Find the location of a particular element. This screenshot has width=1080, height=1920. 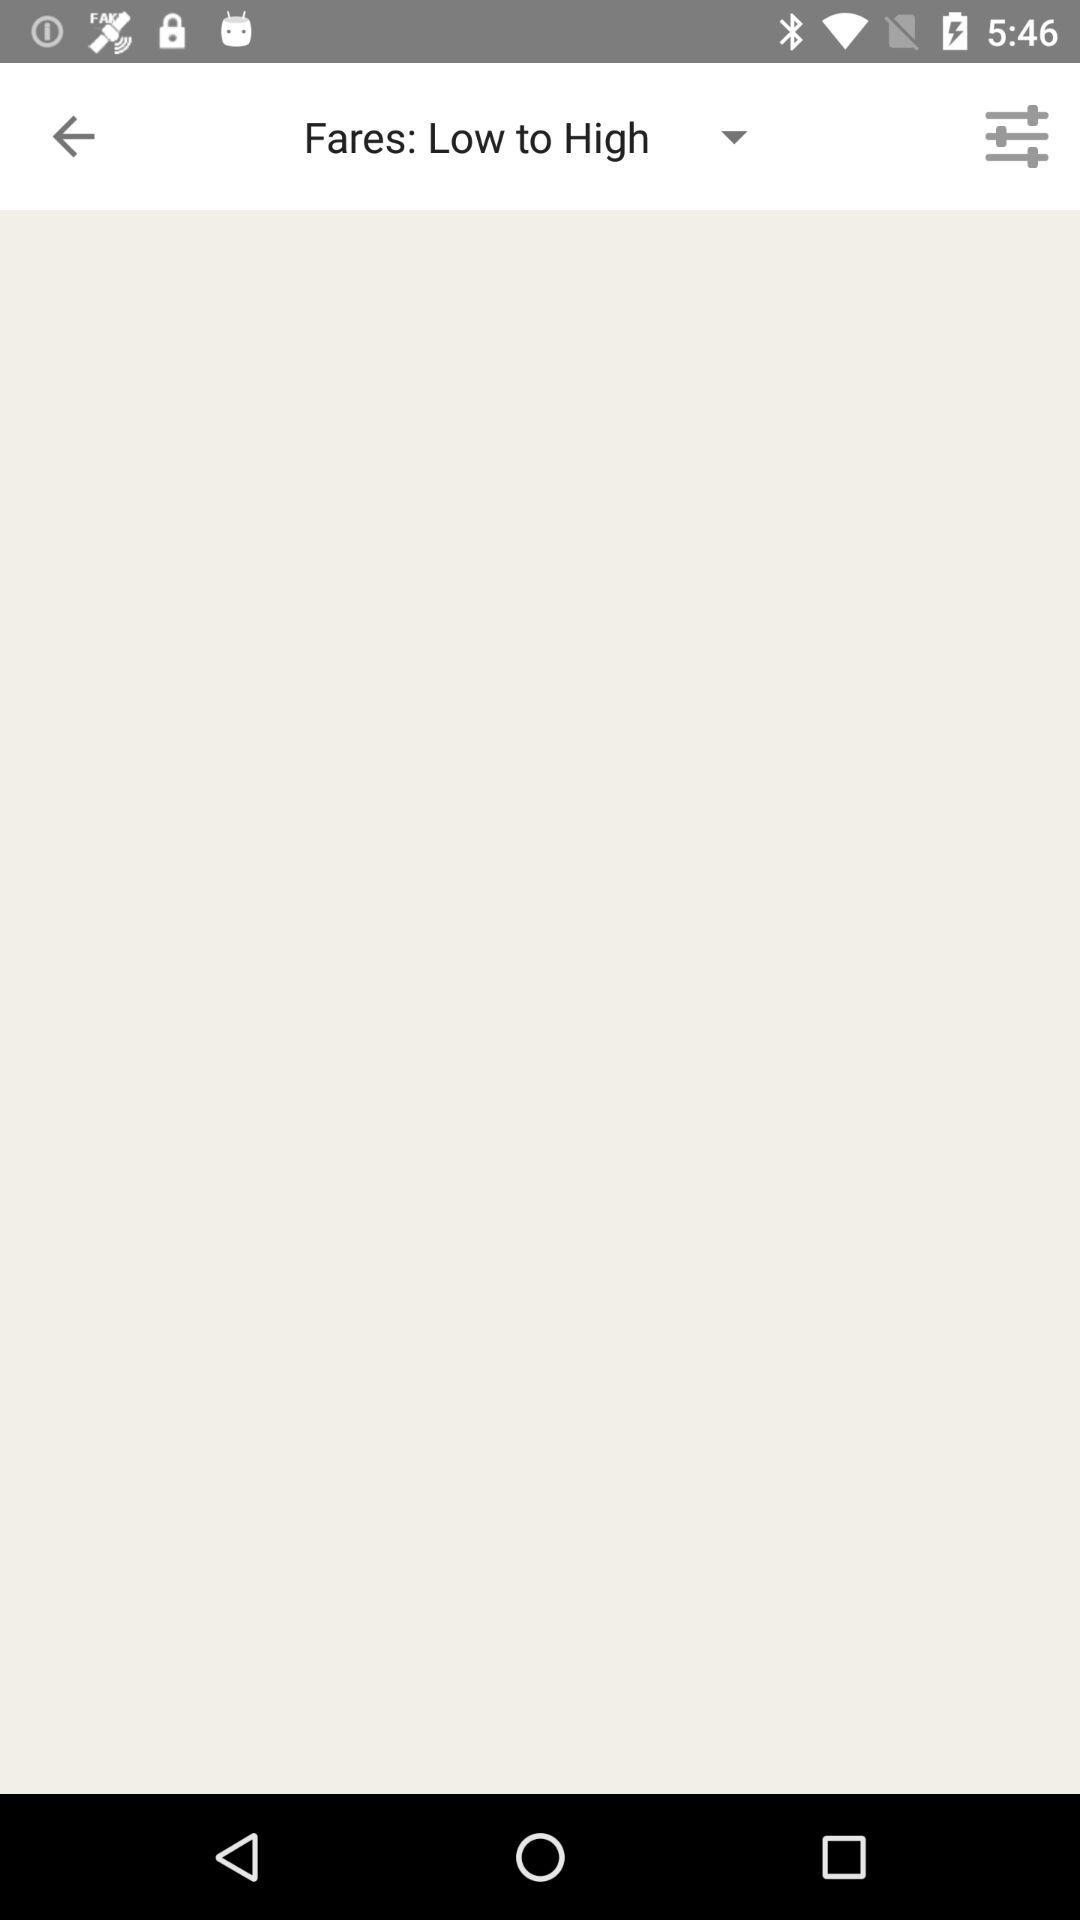

item next to fares low to icon is located at coordinates (1017, 135).